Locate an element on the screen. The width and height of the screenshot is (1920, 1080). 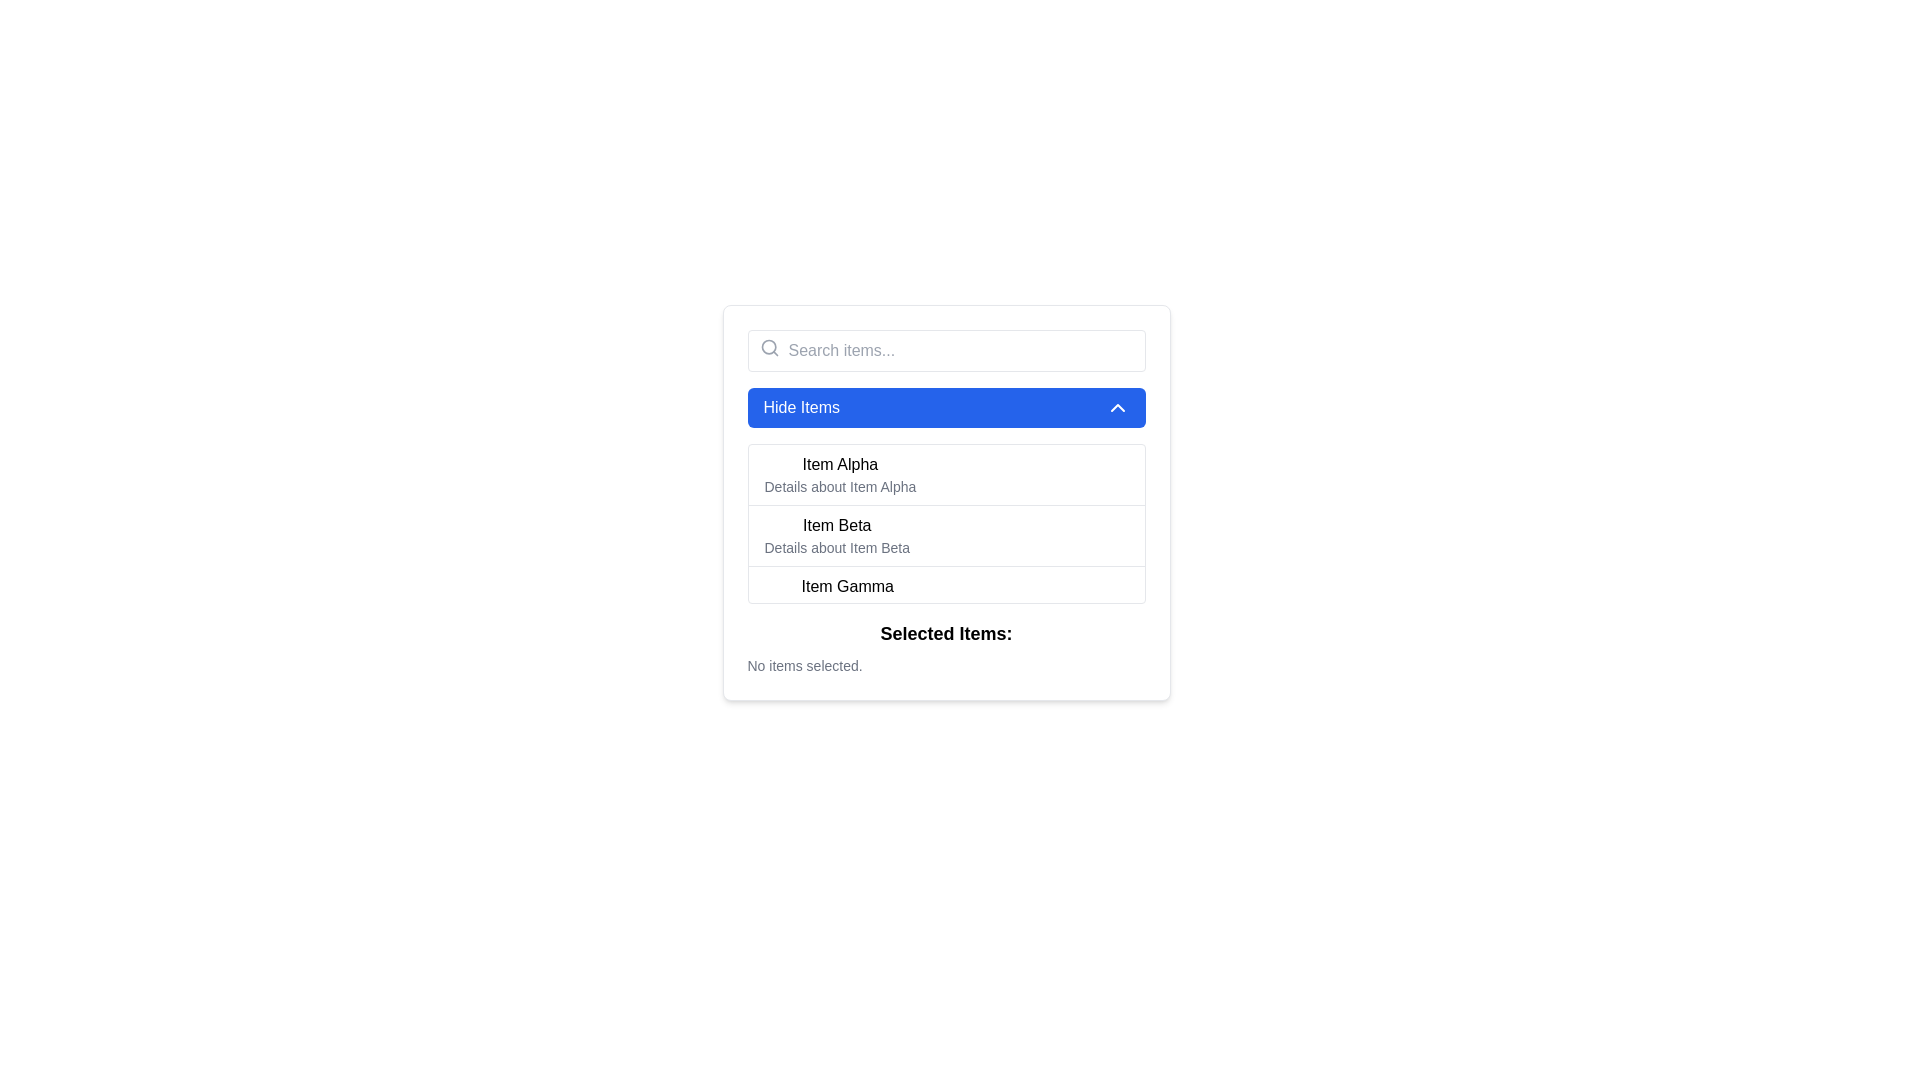
the second item is located at coordinates (837, 535).